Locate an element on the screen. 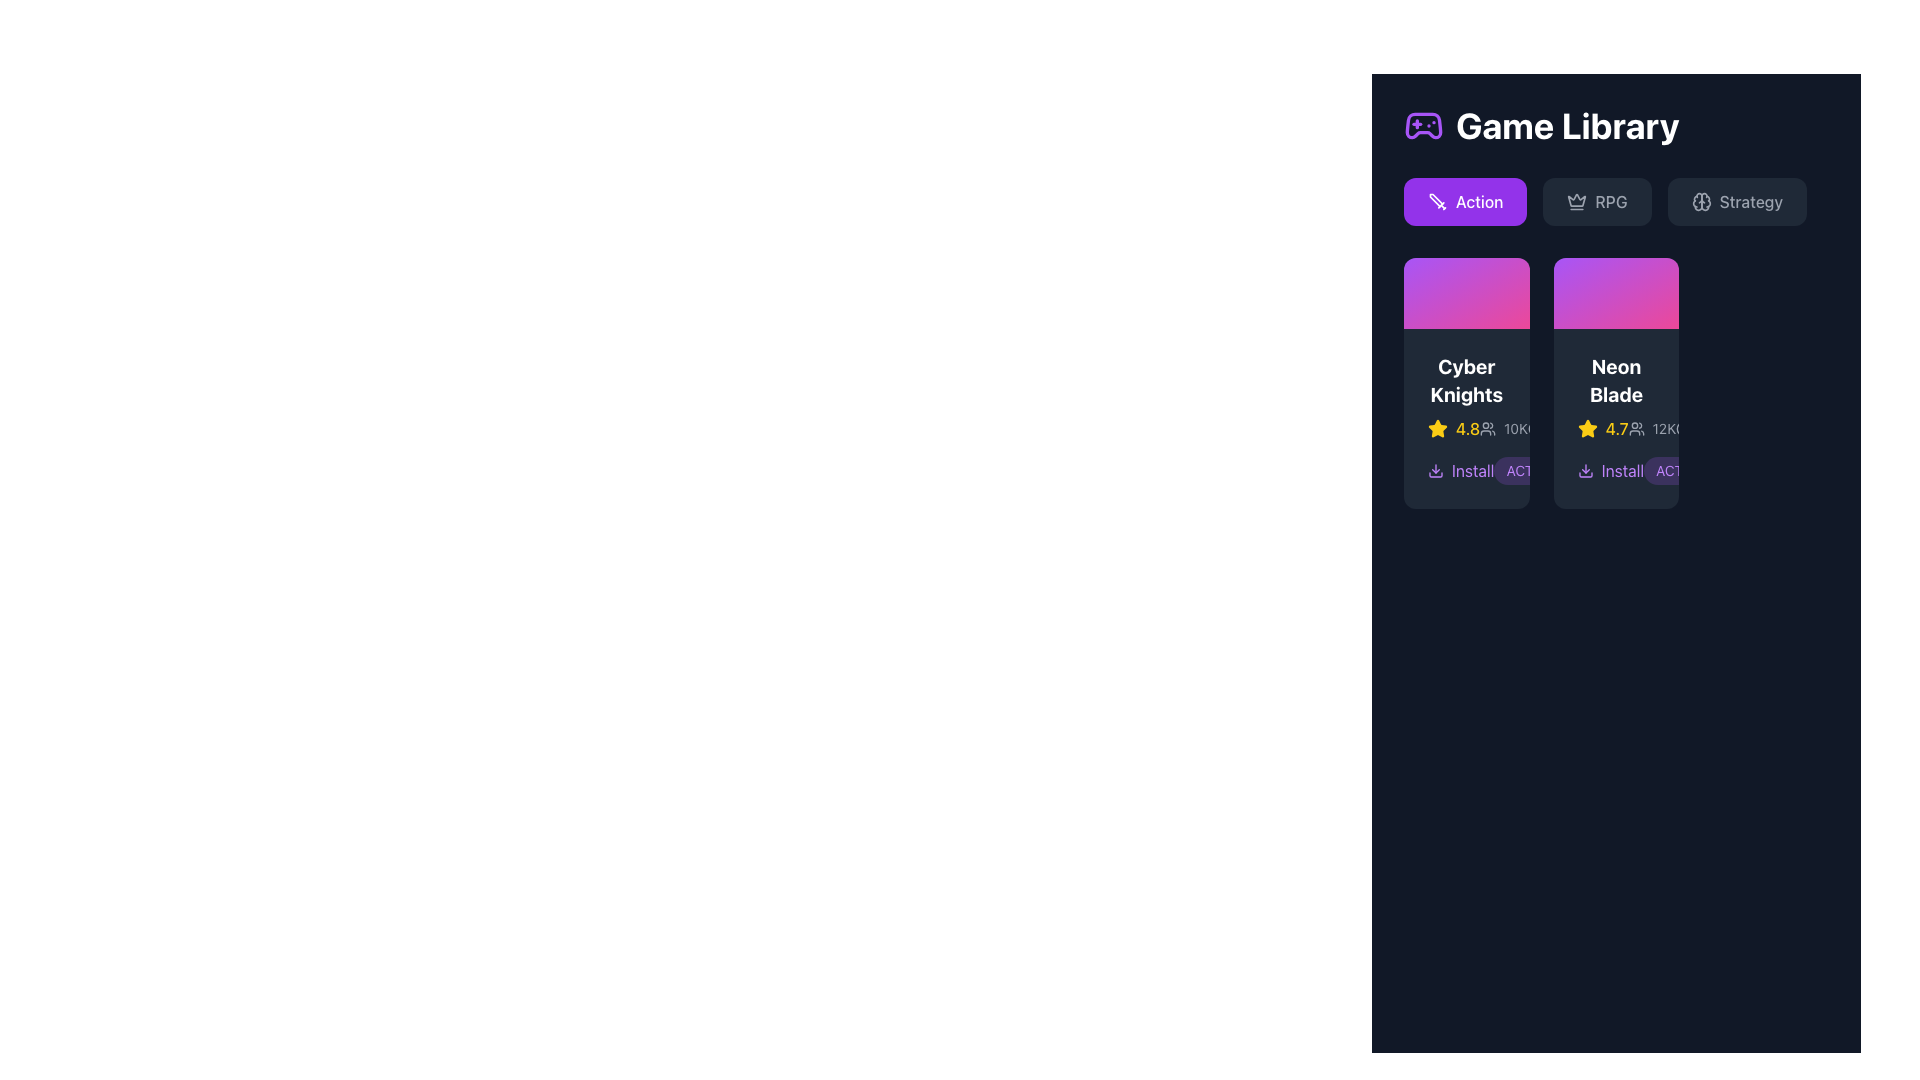 The image size is (1920, 1080). the star icon representing the 4.7 rating of the 'Neon Blade' item, which is located next to the rating value is located at coordinates (1586, 427).